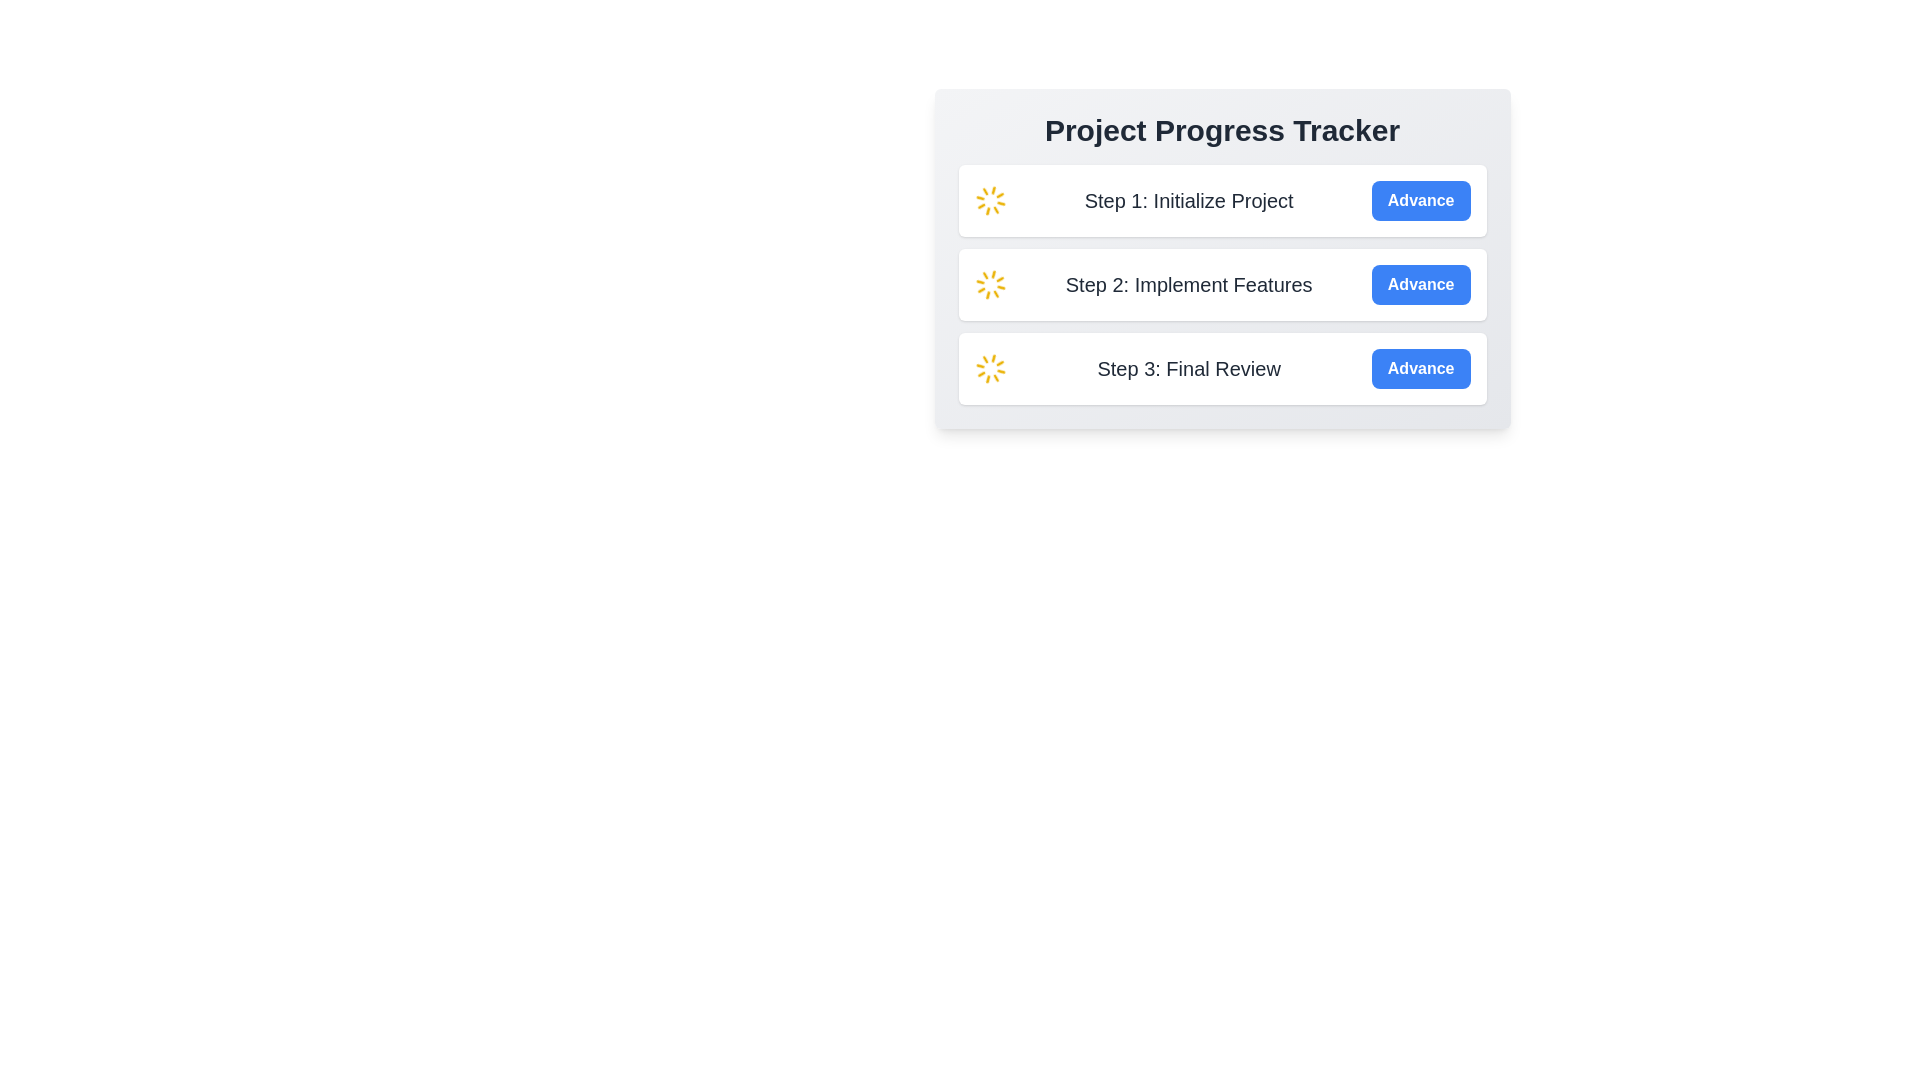 The height and width of the screenshot is (1080, 1920). What do you see at coordinates (1420, 285) in the screenshot?
I see `the second 'Advance' button with a bright blue background and white bold text to proceed to the next step` at bounding box center [1420, 285].